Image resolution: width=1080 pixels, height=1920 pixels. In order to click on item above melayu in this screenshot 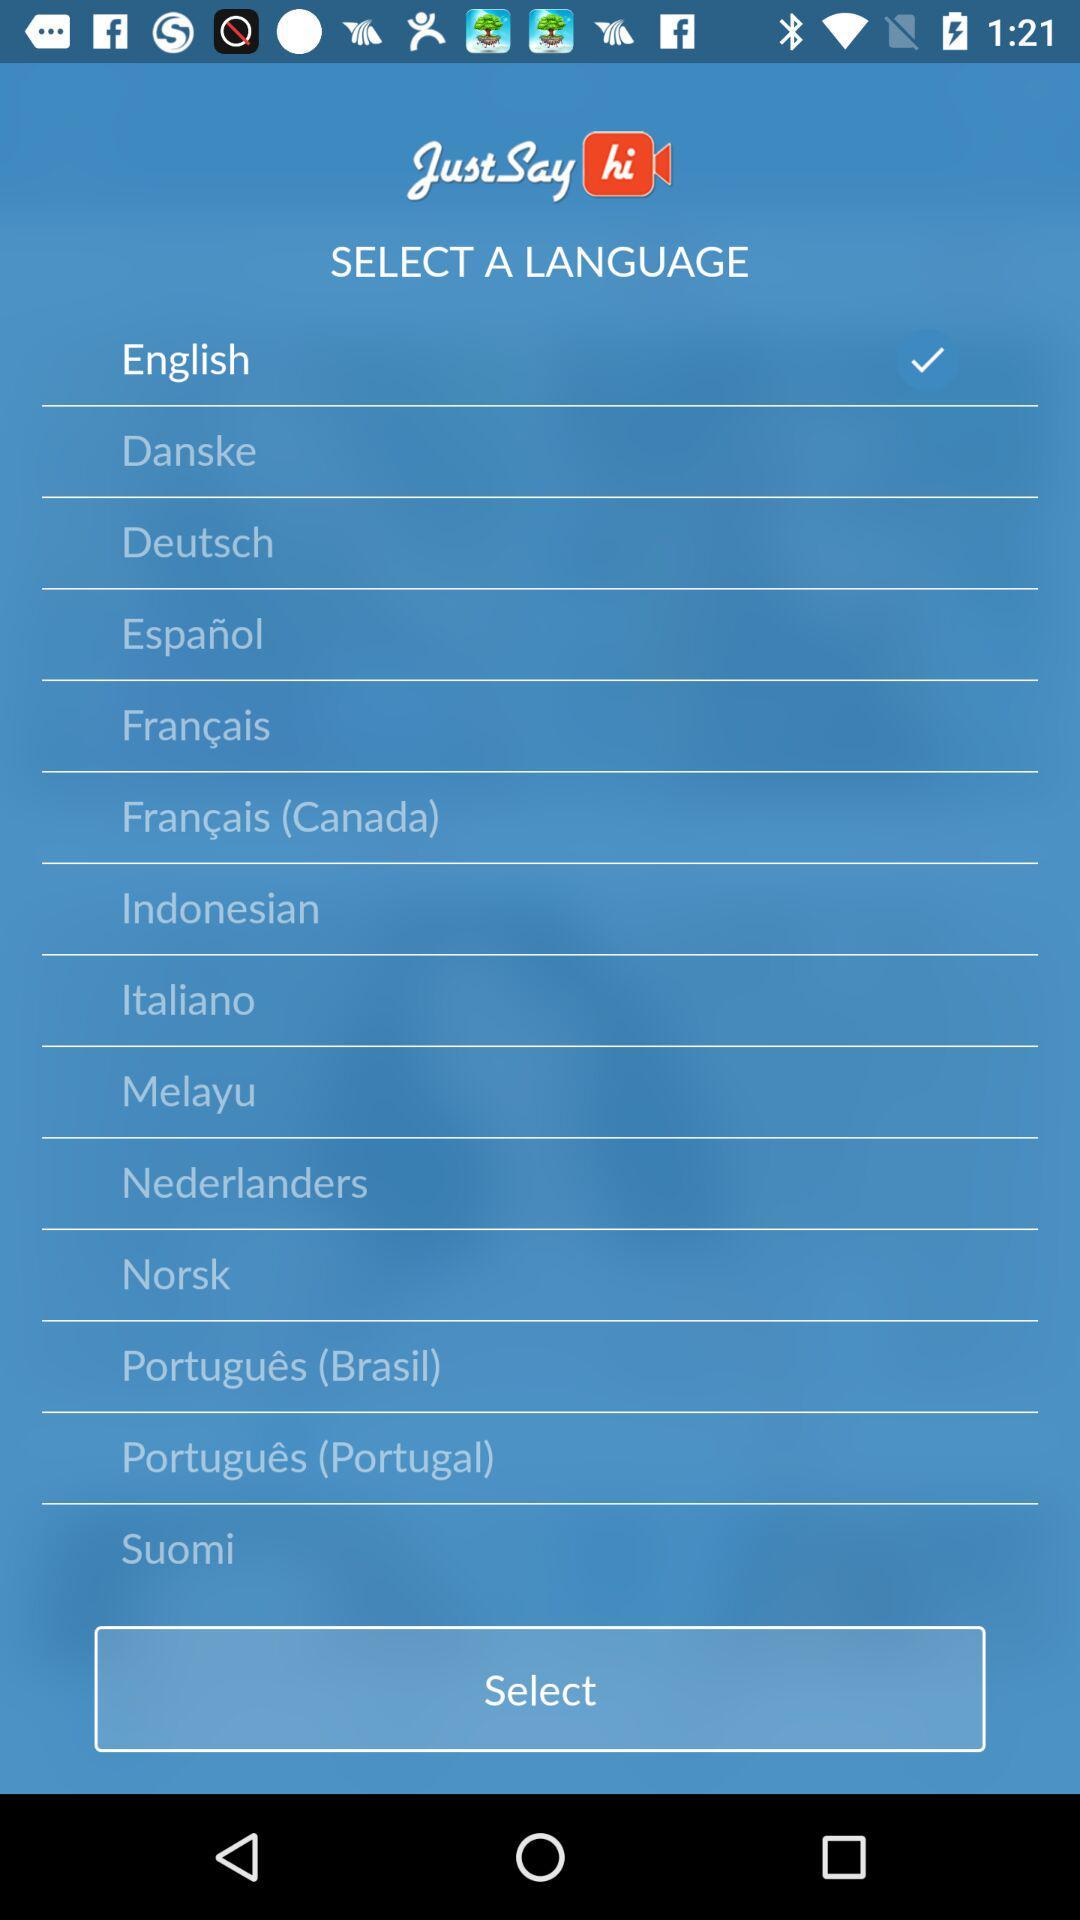, I will do `click(188, 997)`.